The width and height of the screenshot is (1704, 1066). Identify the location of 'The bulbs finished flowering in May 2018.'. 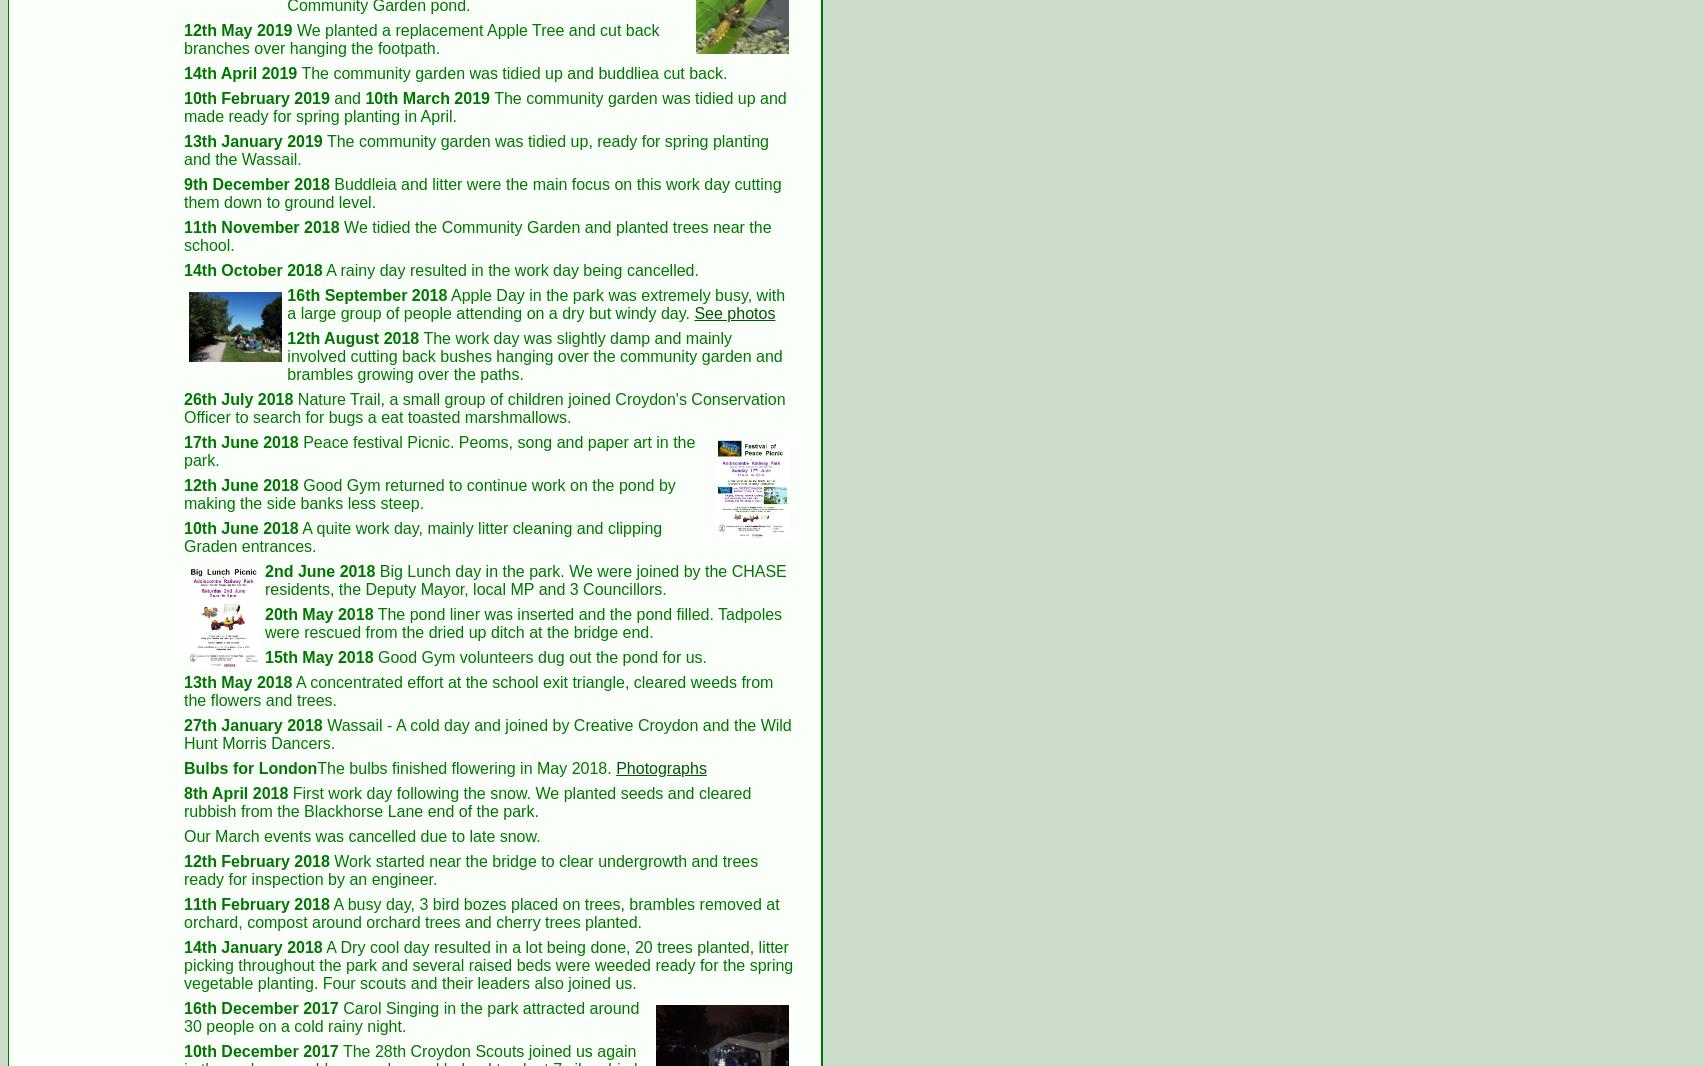
(466, 766).